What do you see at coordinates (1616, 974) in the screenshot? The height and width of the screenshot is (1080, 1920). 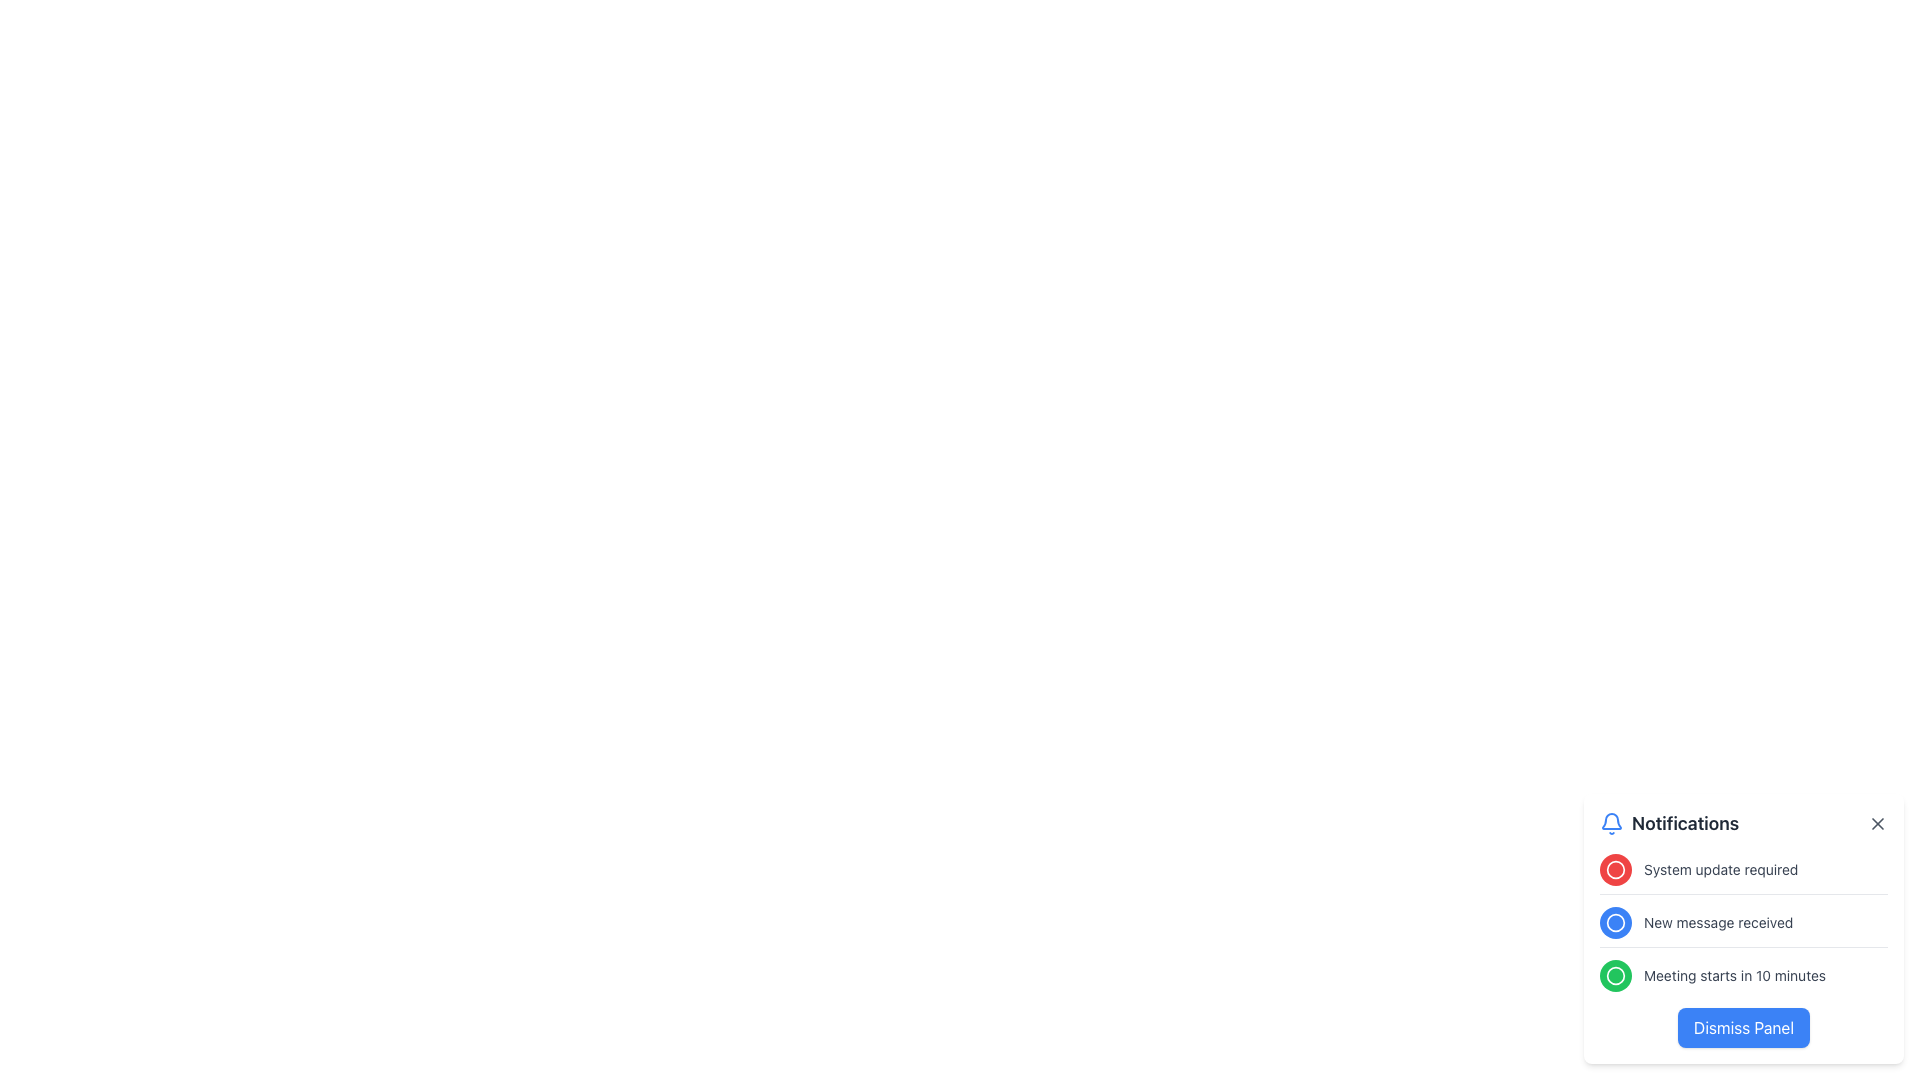 I see `the green circular icon in the 'Meeting starts in 10 minutes' notification row, which is part of the notification icon set` at bounding box center [1616, 974].